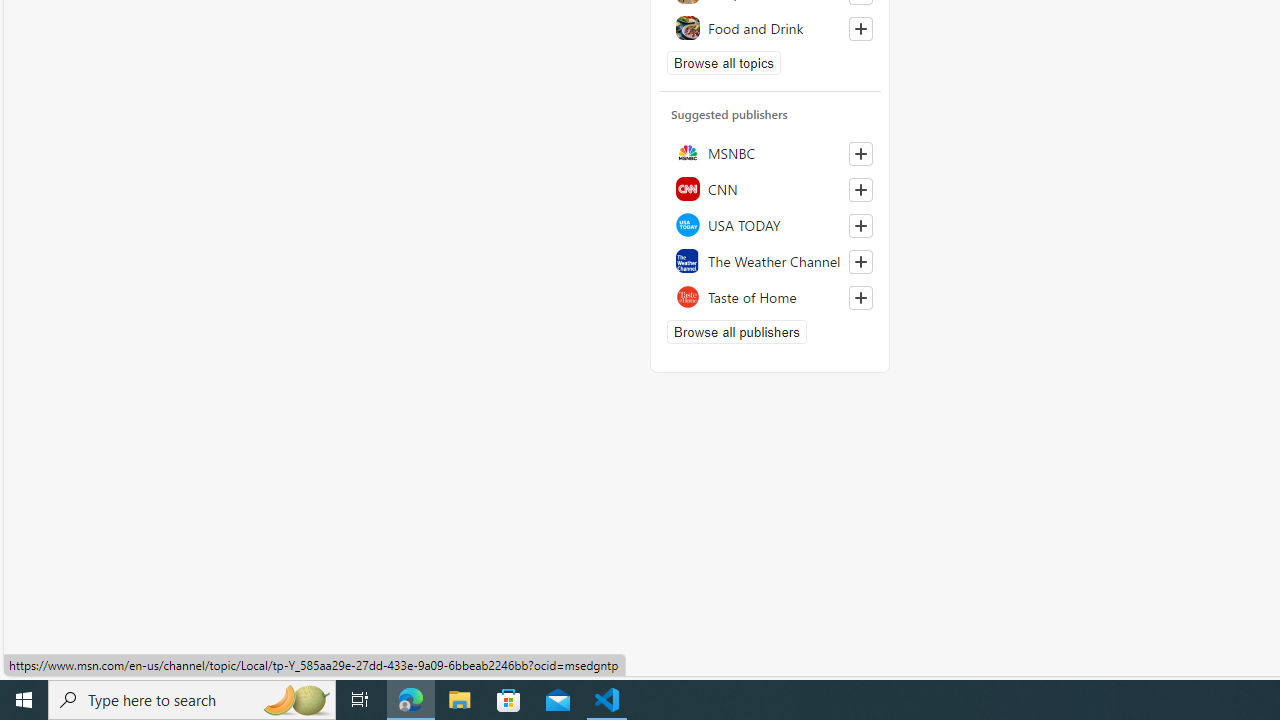  What do you see at coordinates (769, 297) in the screenshot?
I see `'Taste of Home'` at bounding box center [769, 297].